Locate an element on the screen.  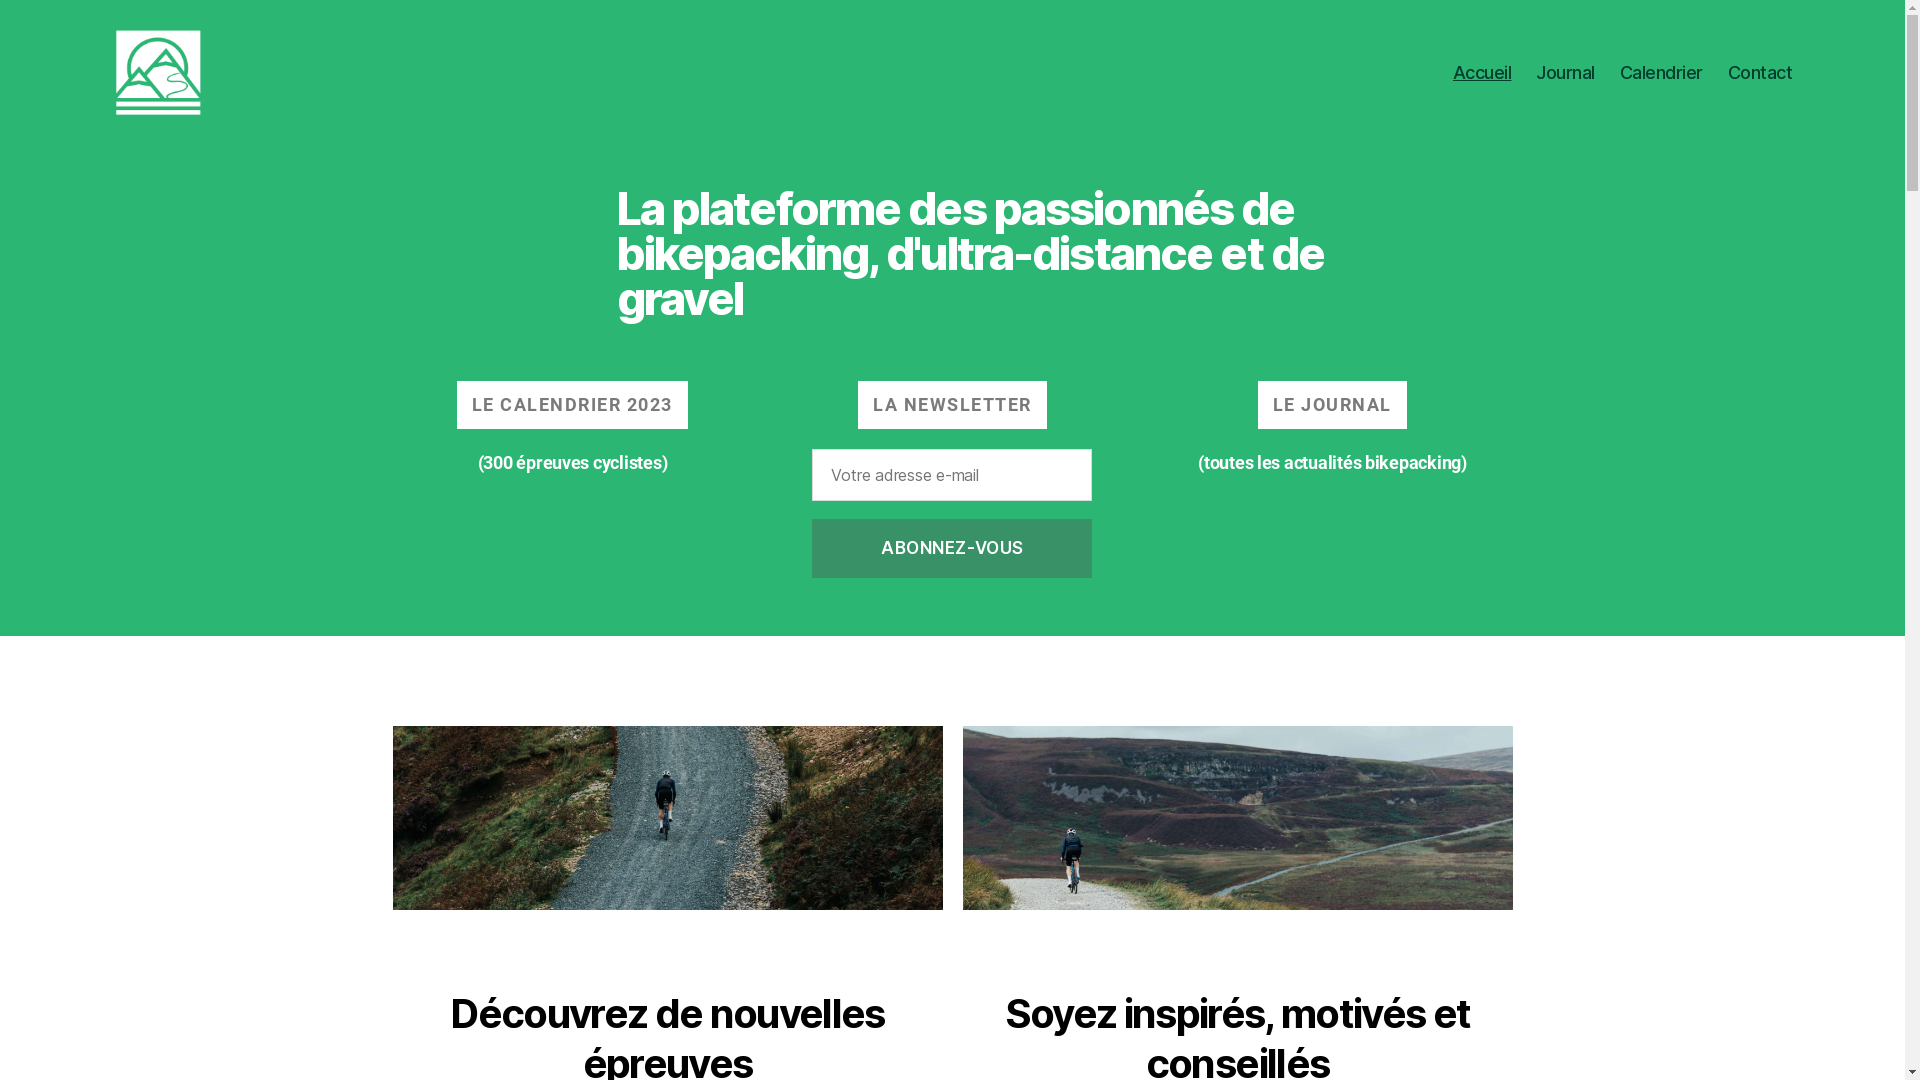
'LA NEWSLETTER' is located at coordinates (951, 405).